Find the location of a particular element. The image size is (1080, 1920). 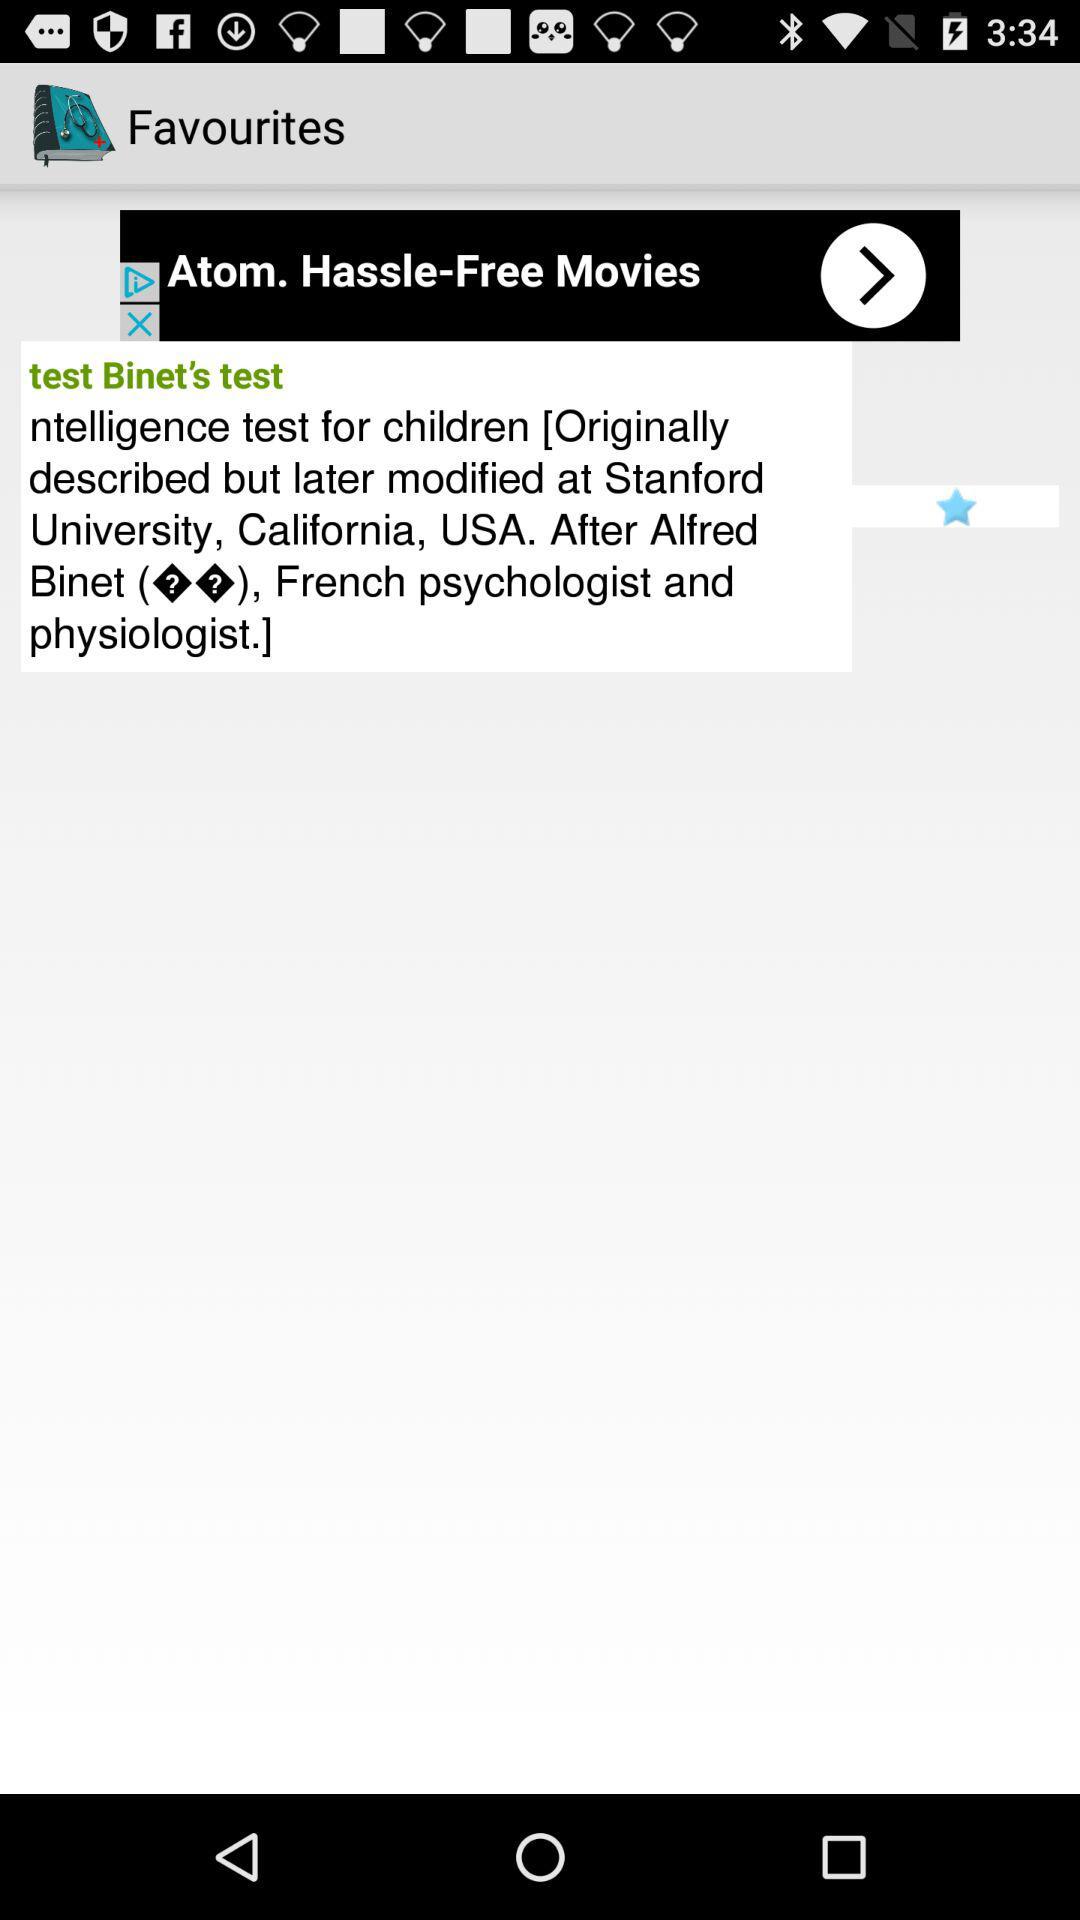

paid advertisement is located at coordinates (540, 274).